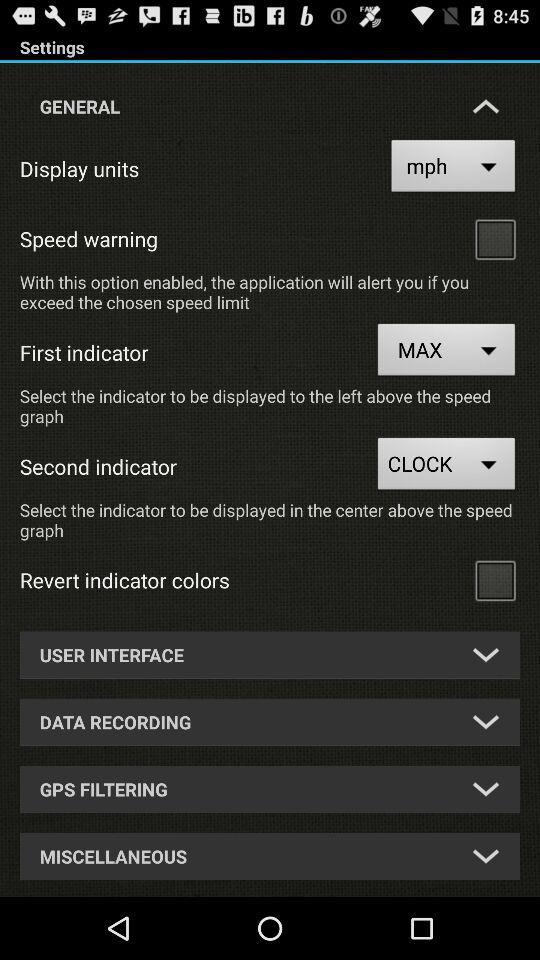  I want to click on choose button, so click(494, 580).